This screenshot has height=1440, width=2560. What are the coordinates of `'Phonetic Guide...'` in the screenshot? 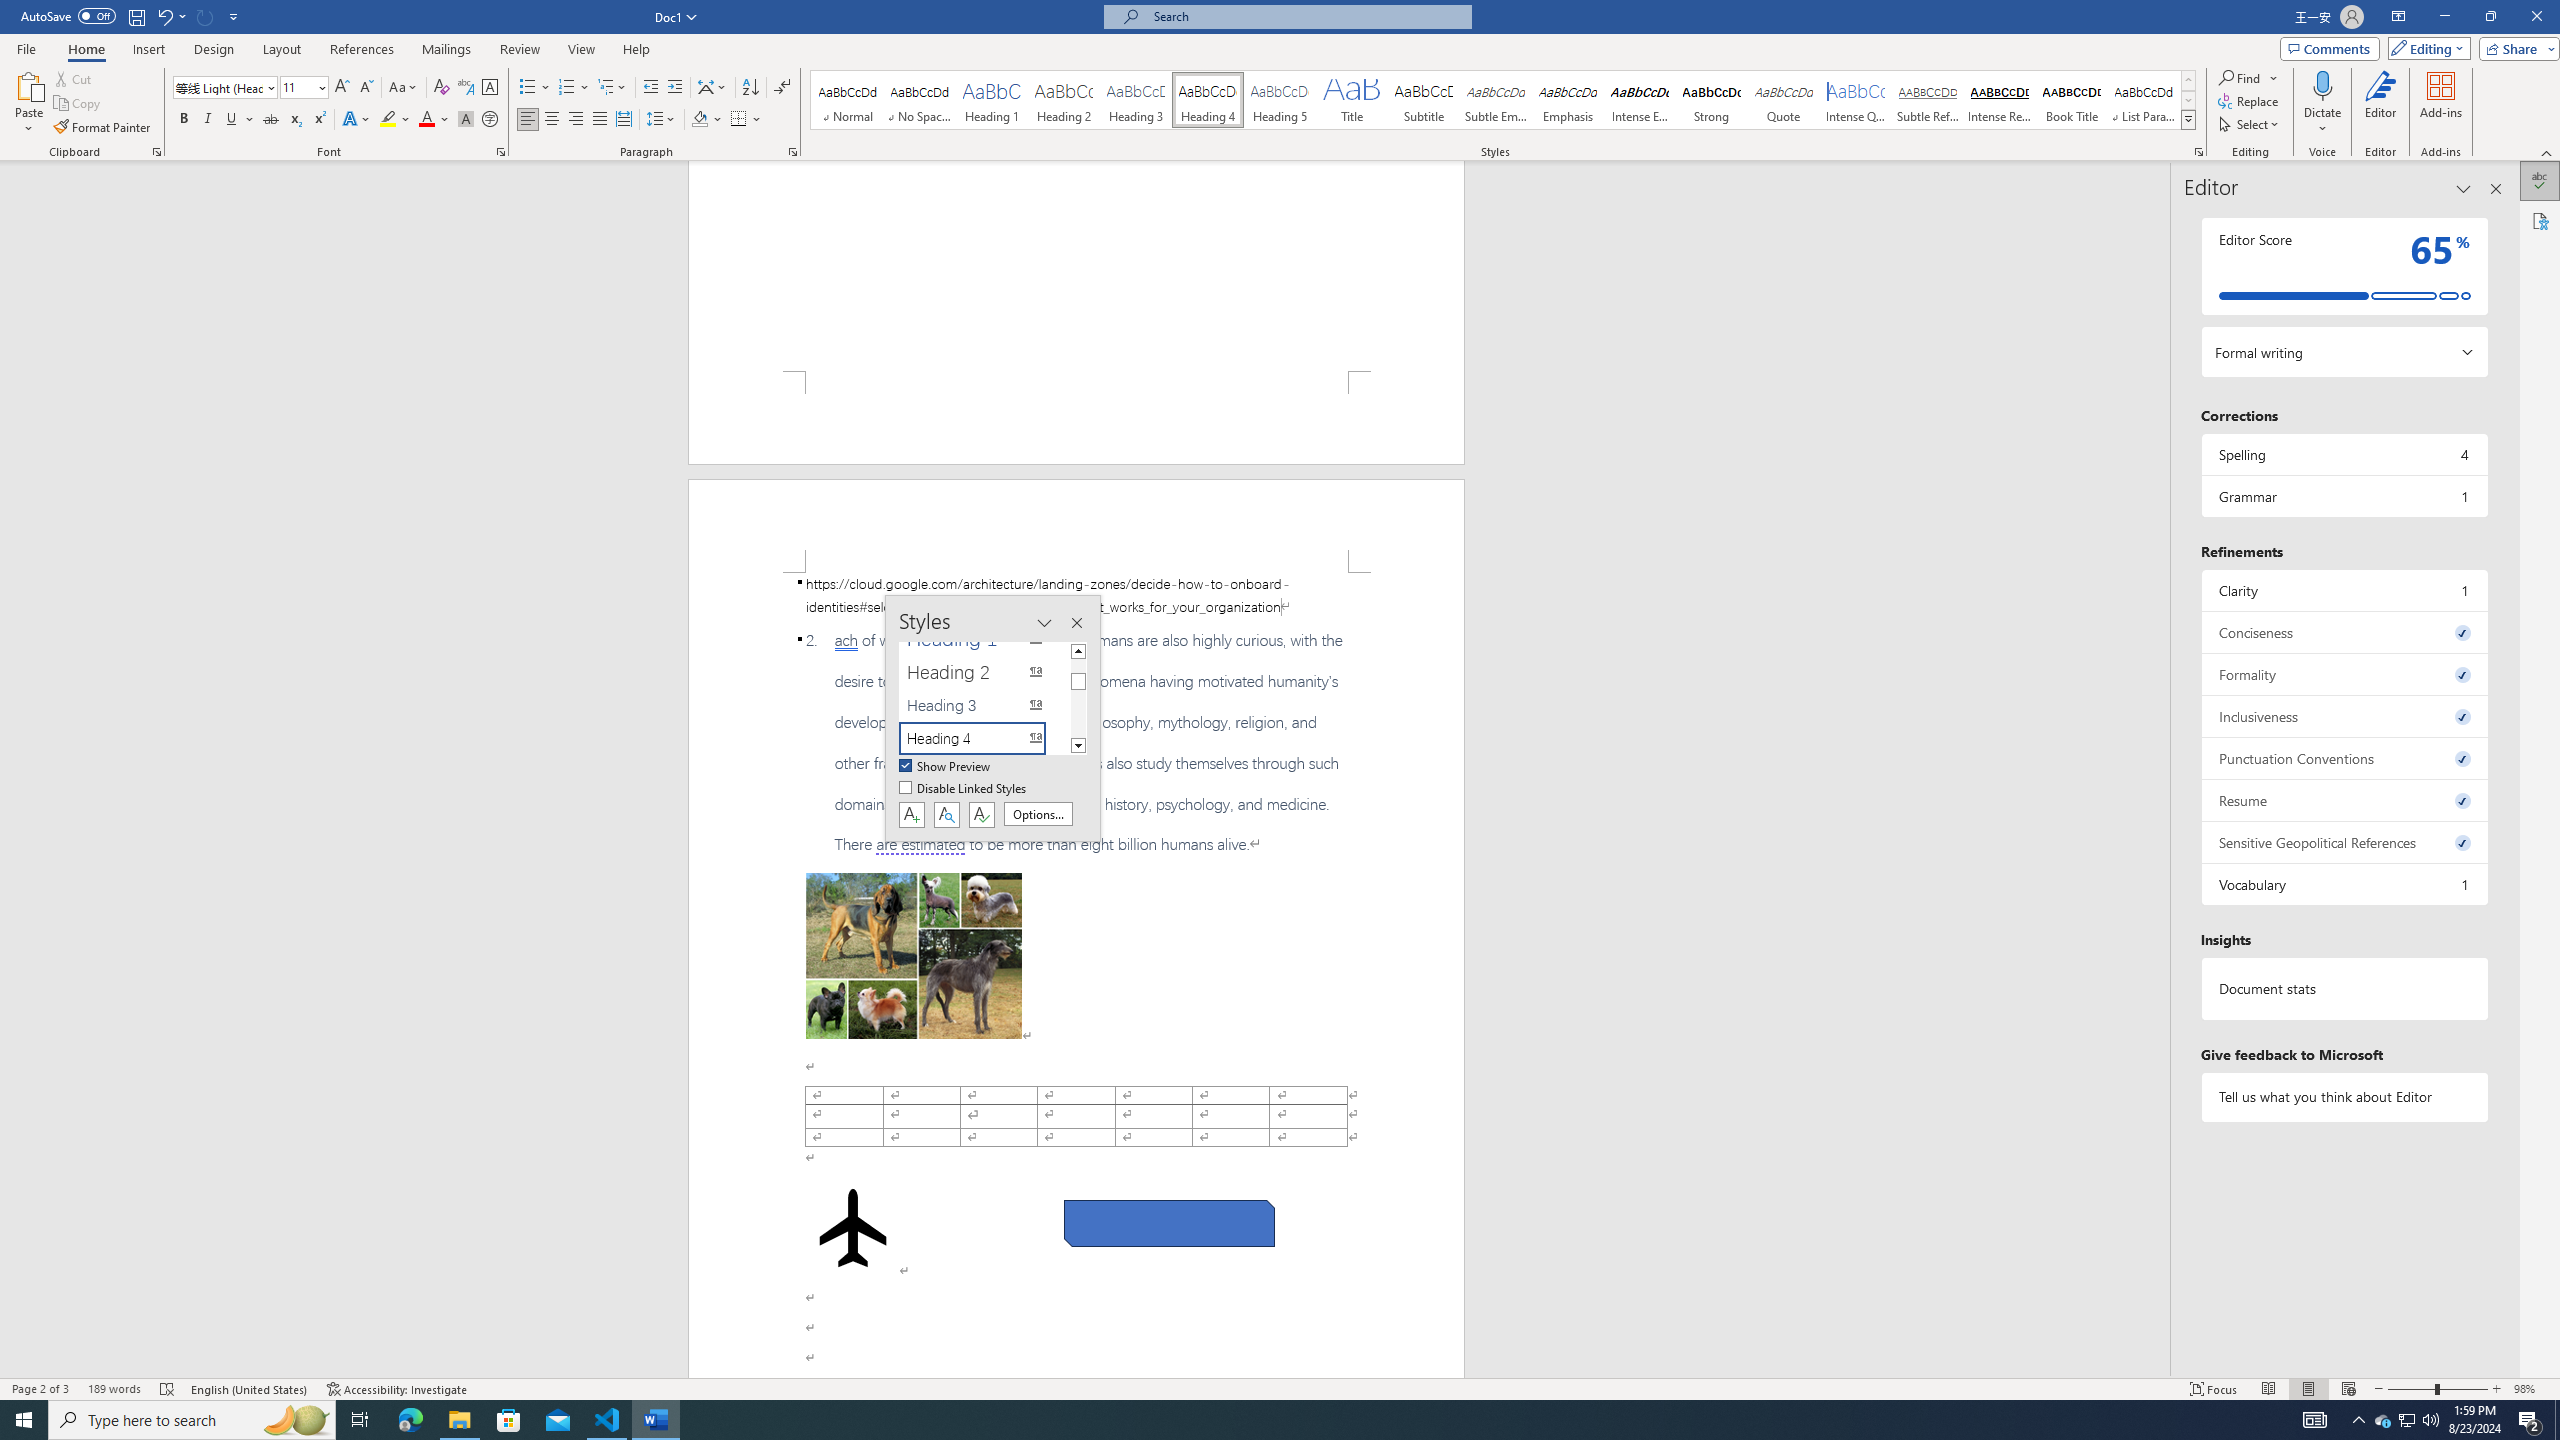 It's located at (464, 87).